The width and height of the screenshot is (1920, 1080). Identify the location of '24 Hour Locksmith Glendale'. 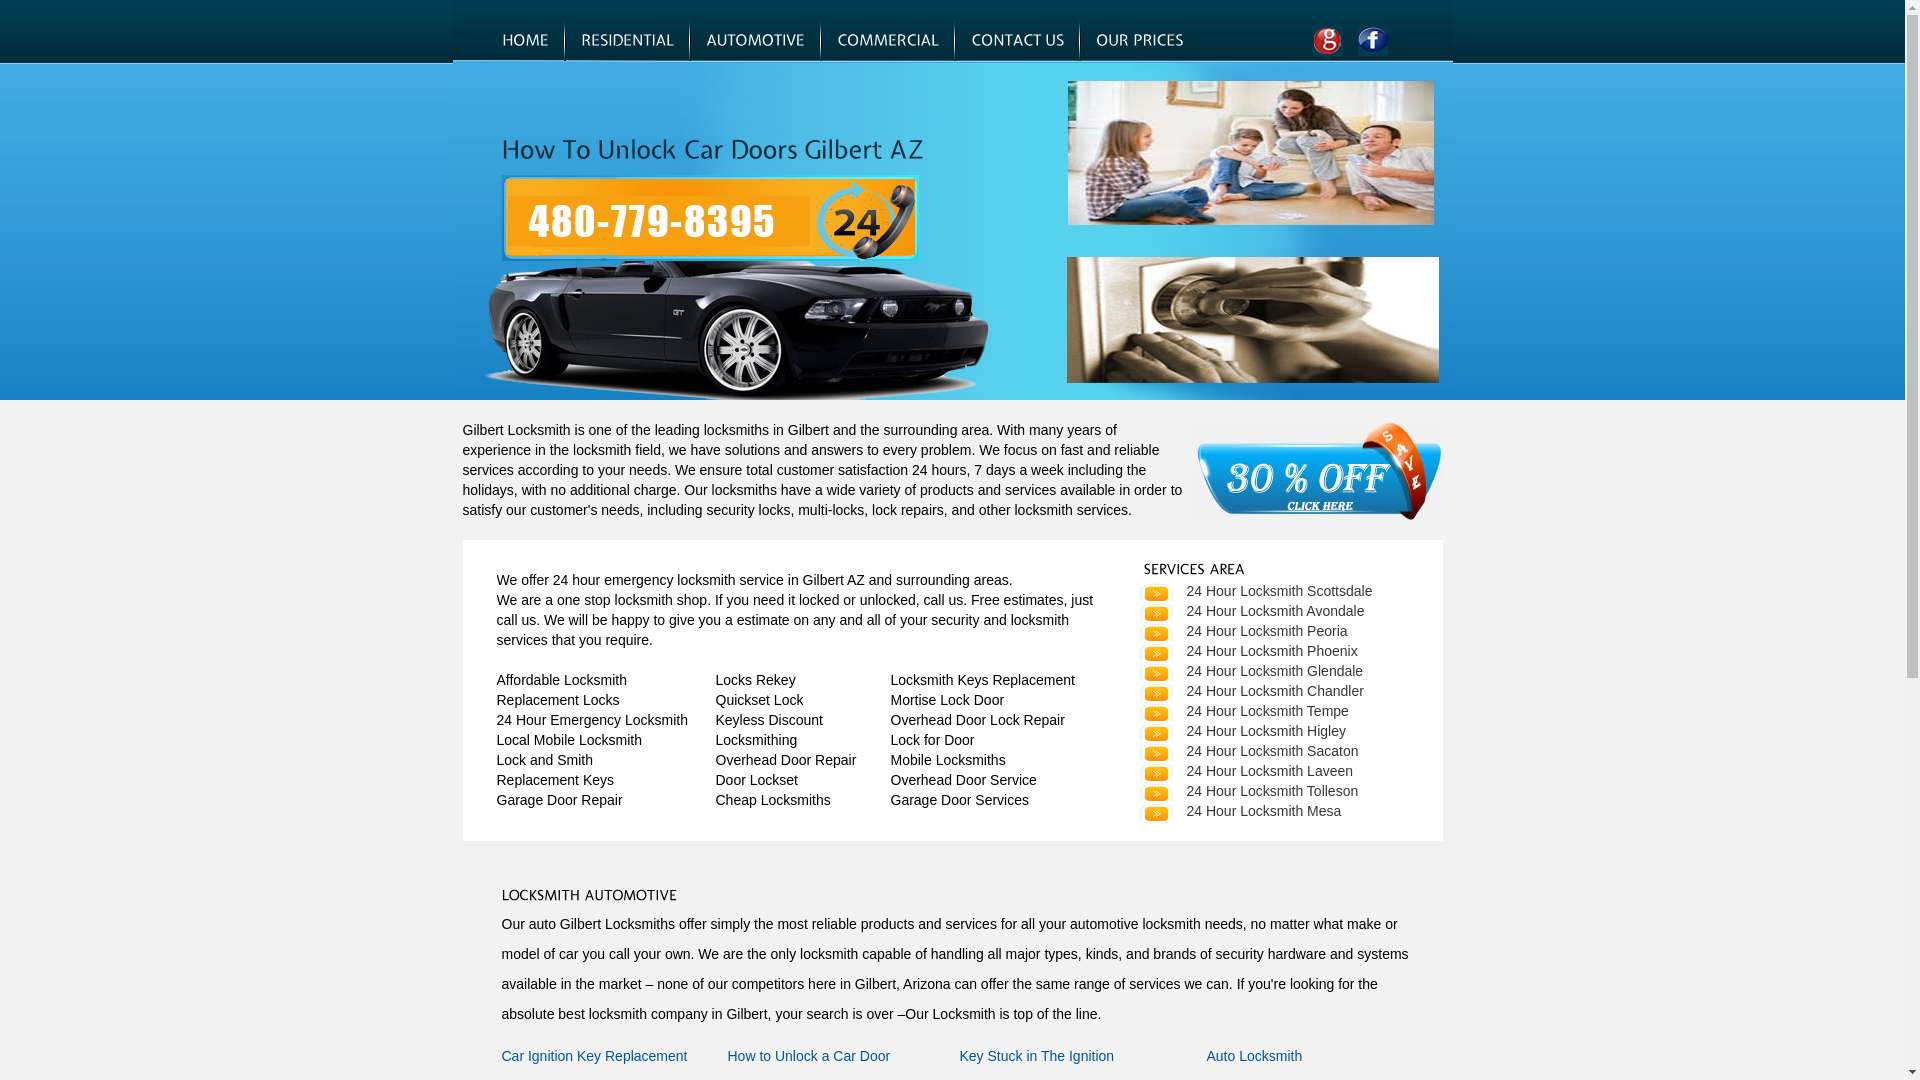
(1249, 671).